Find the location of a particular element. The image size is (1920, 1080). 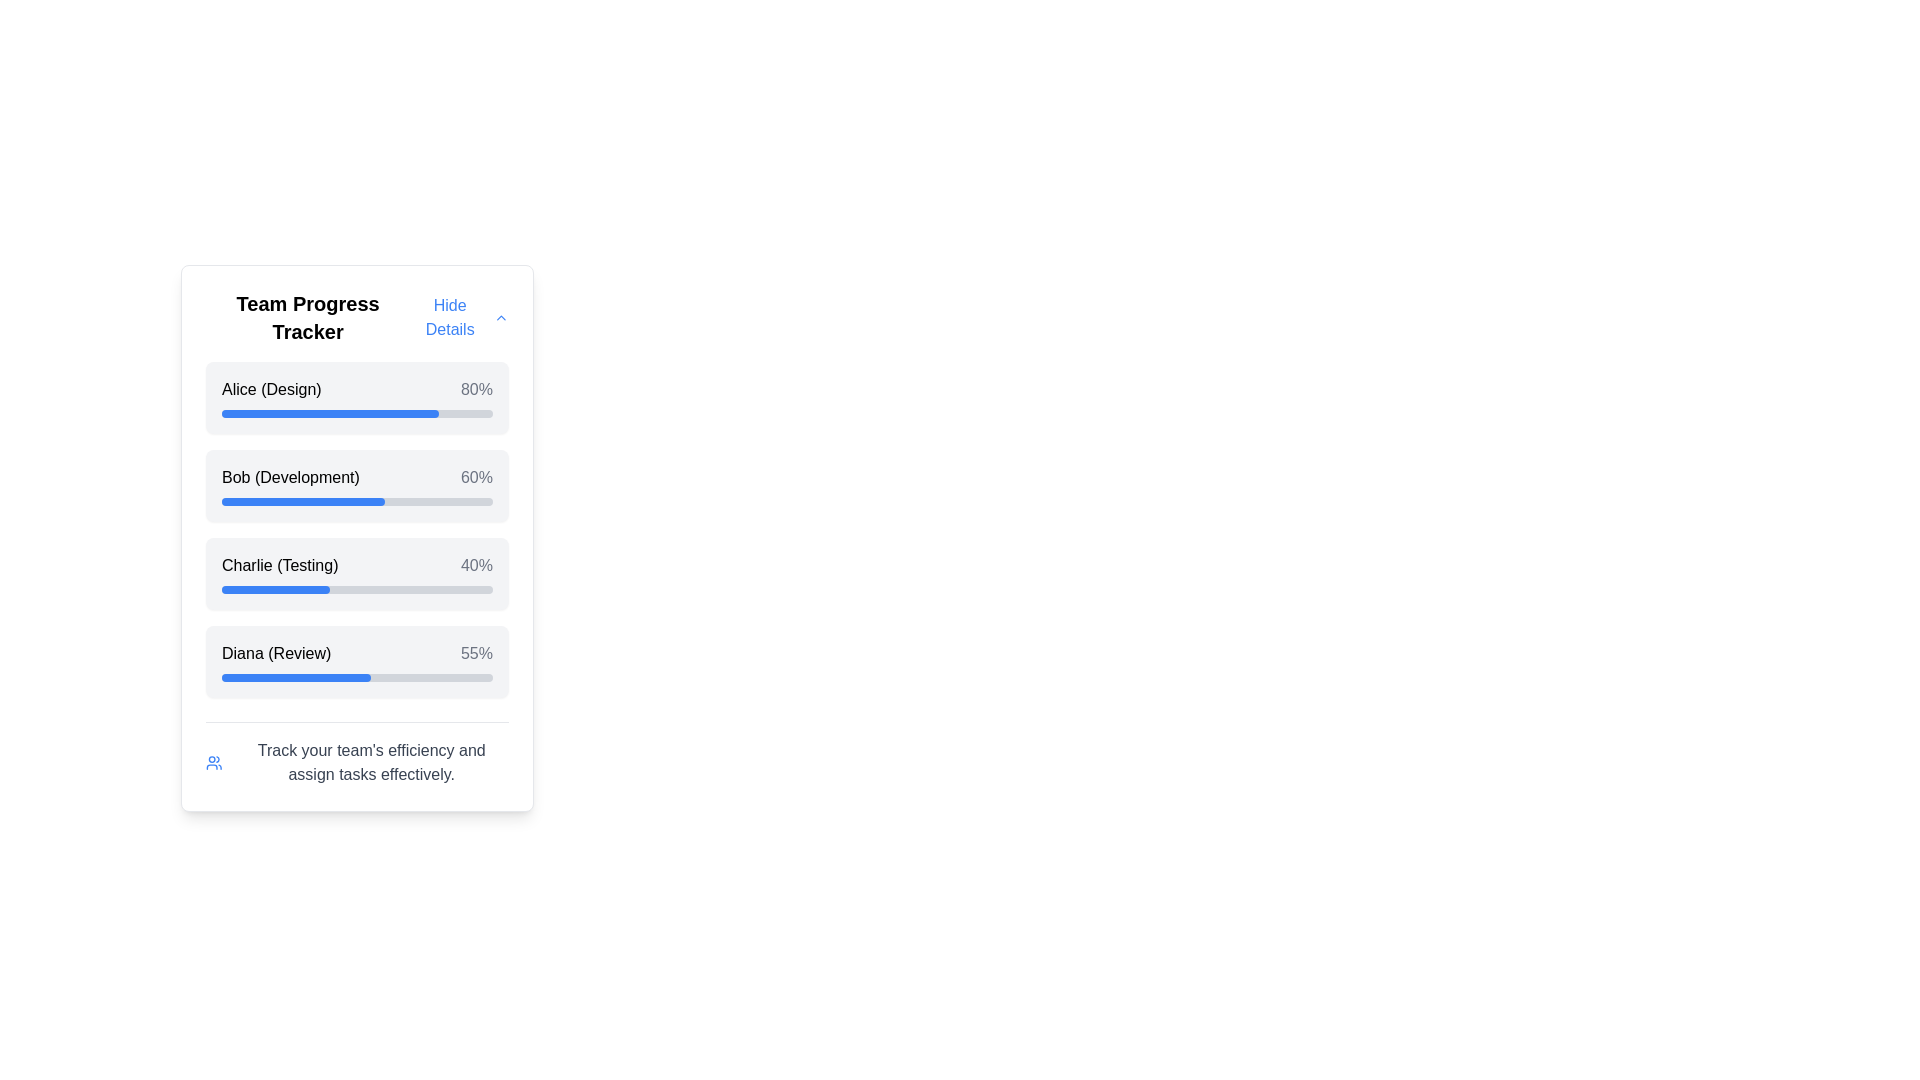

the text display element showing 'Bob (Development)' and '60%' for reading is located at coordinates (357, 478).